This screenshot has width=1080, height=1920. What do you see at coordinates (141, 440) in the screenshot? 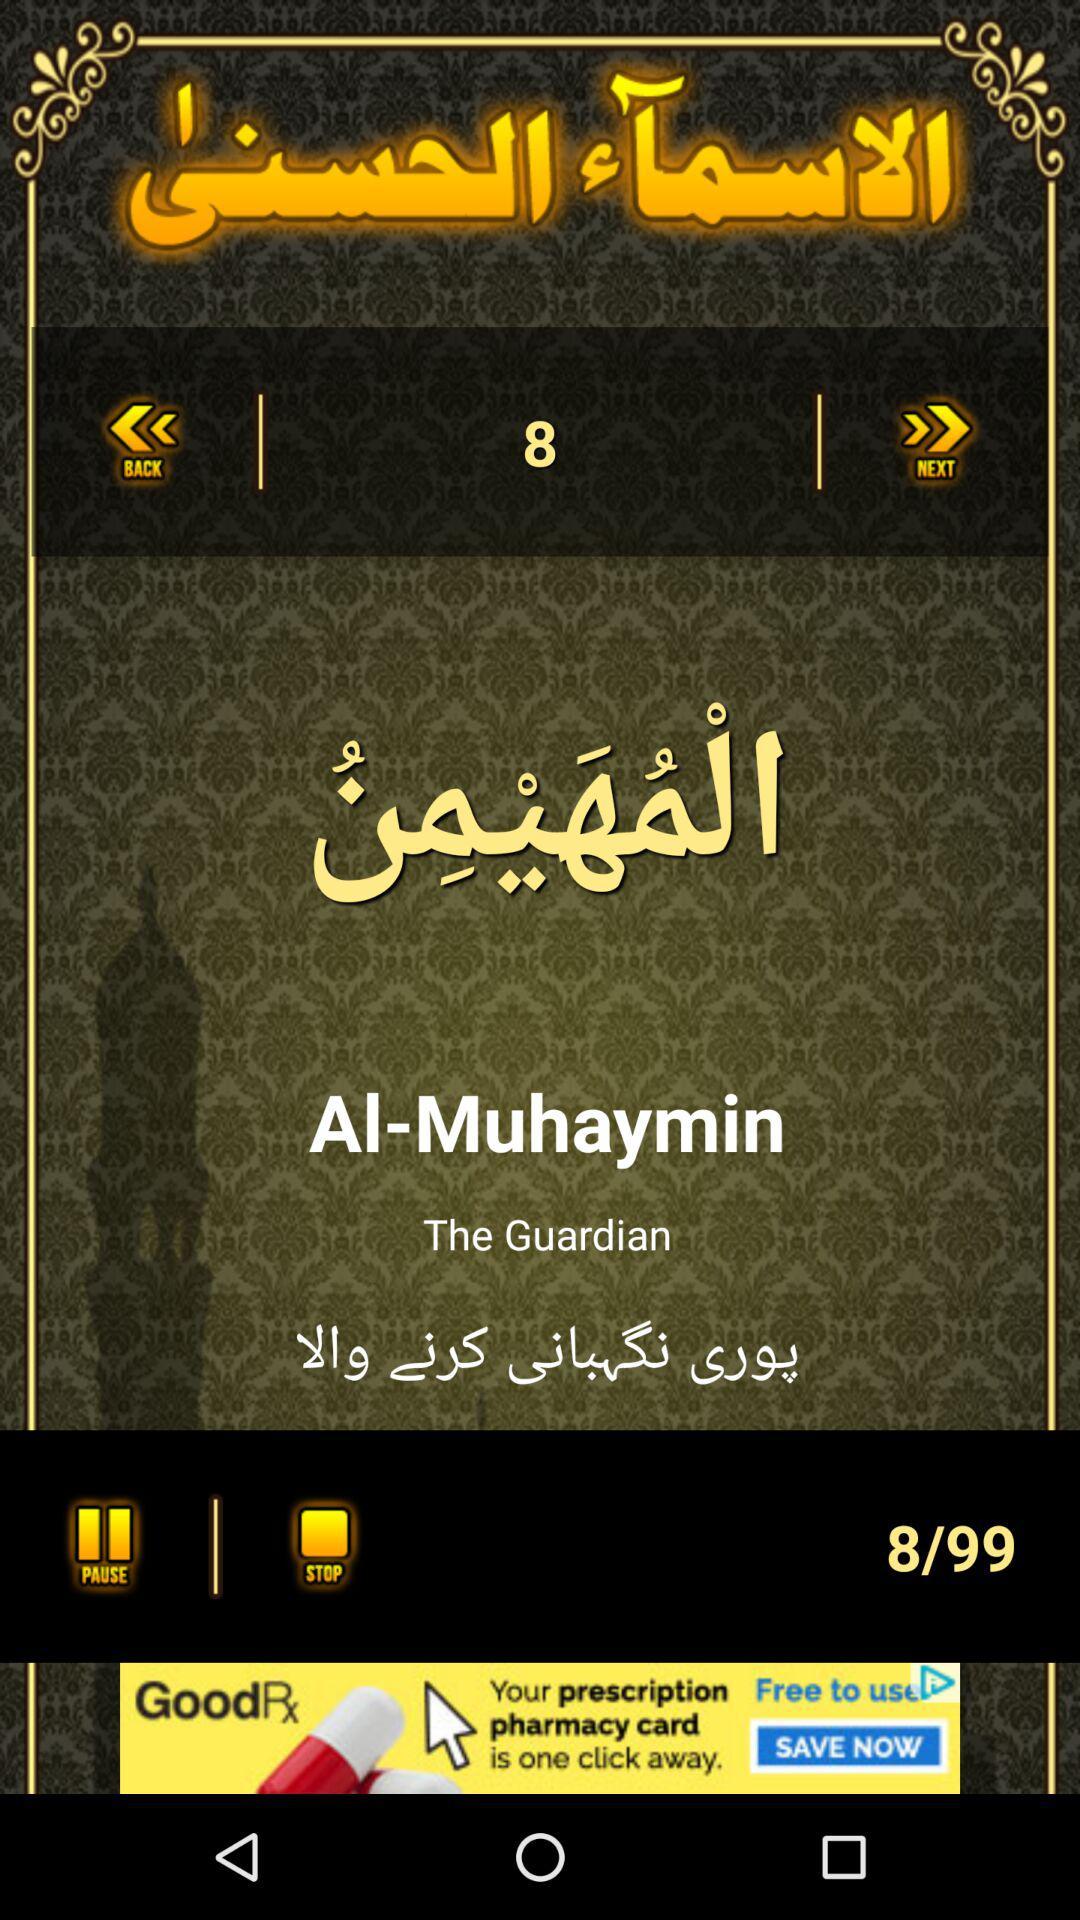
I see `back` at bounding box center [141, 440].